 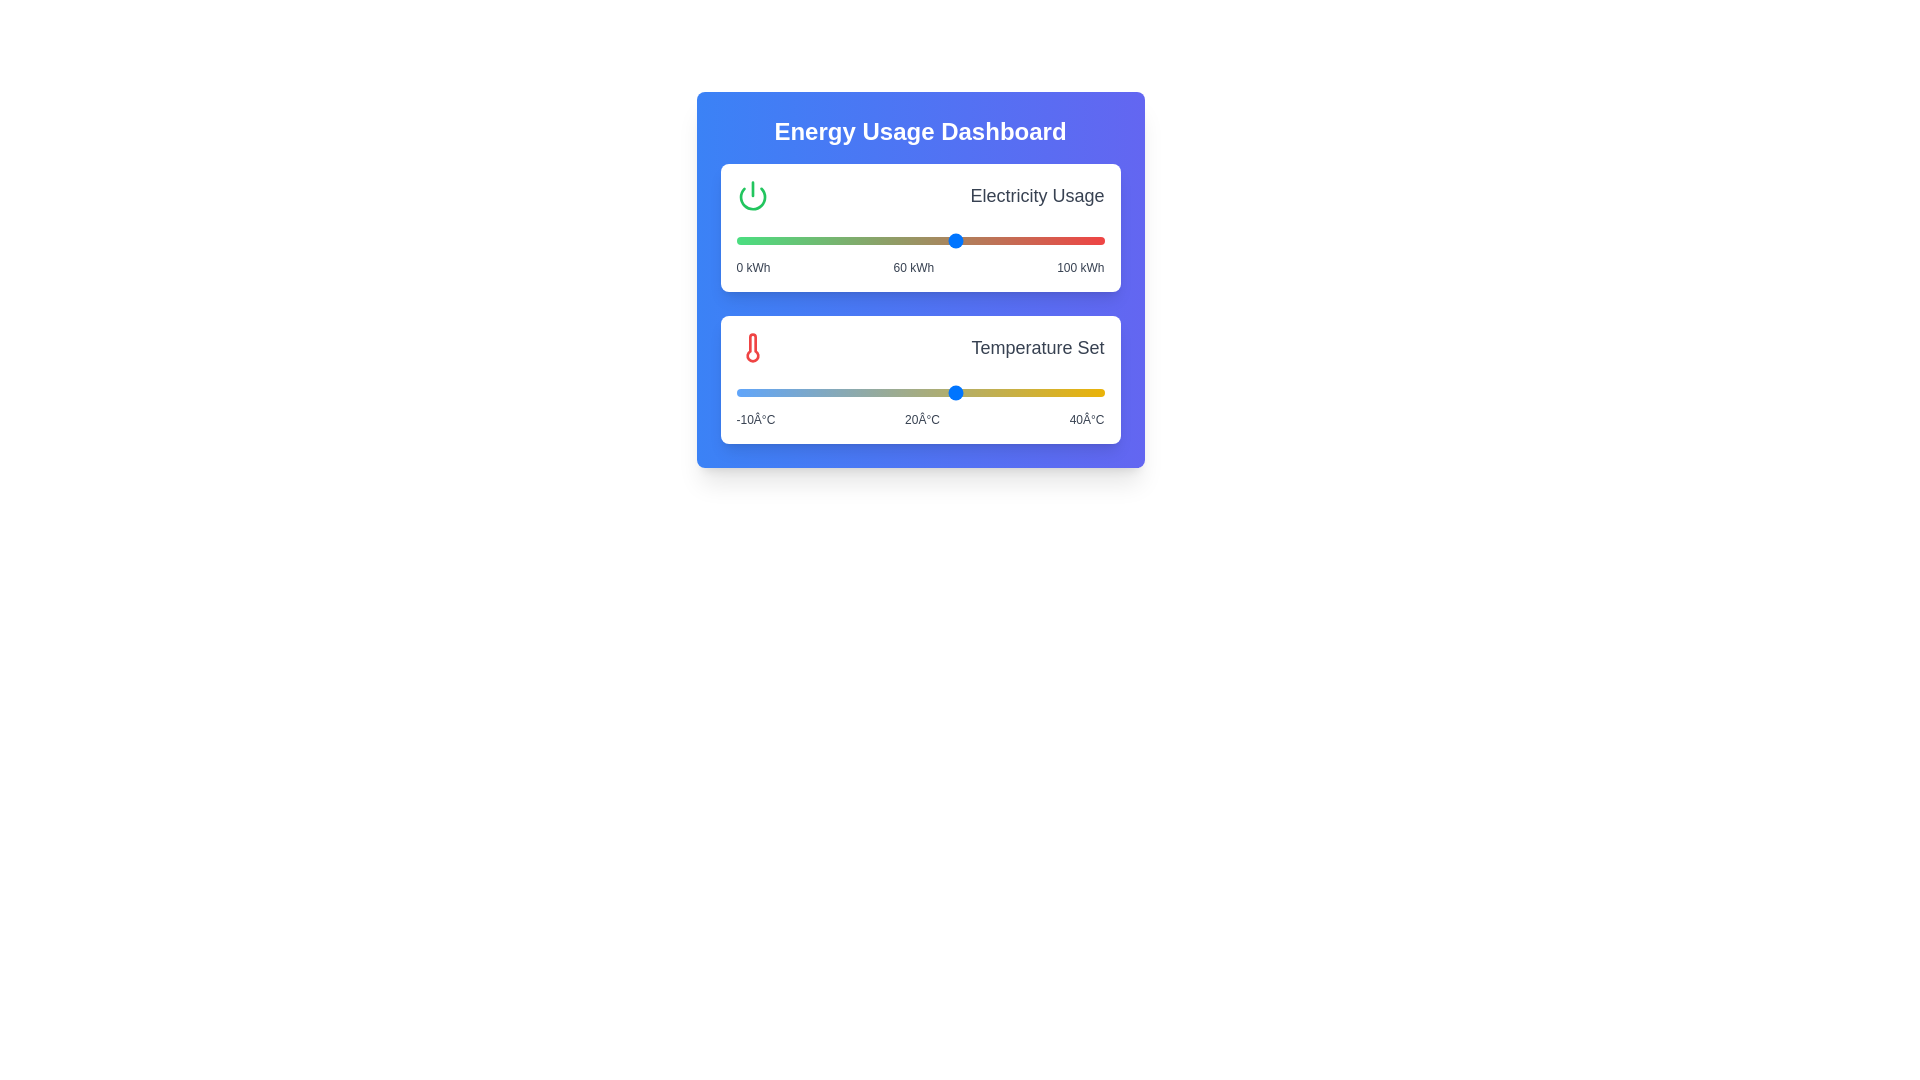 What do you see at coordinates (802, 393) in the screenshot?
I see `the temperature slider to -1°C` at bounding box center [802, 393].